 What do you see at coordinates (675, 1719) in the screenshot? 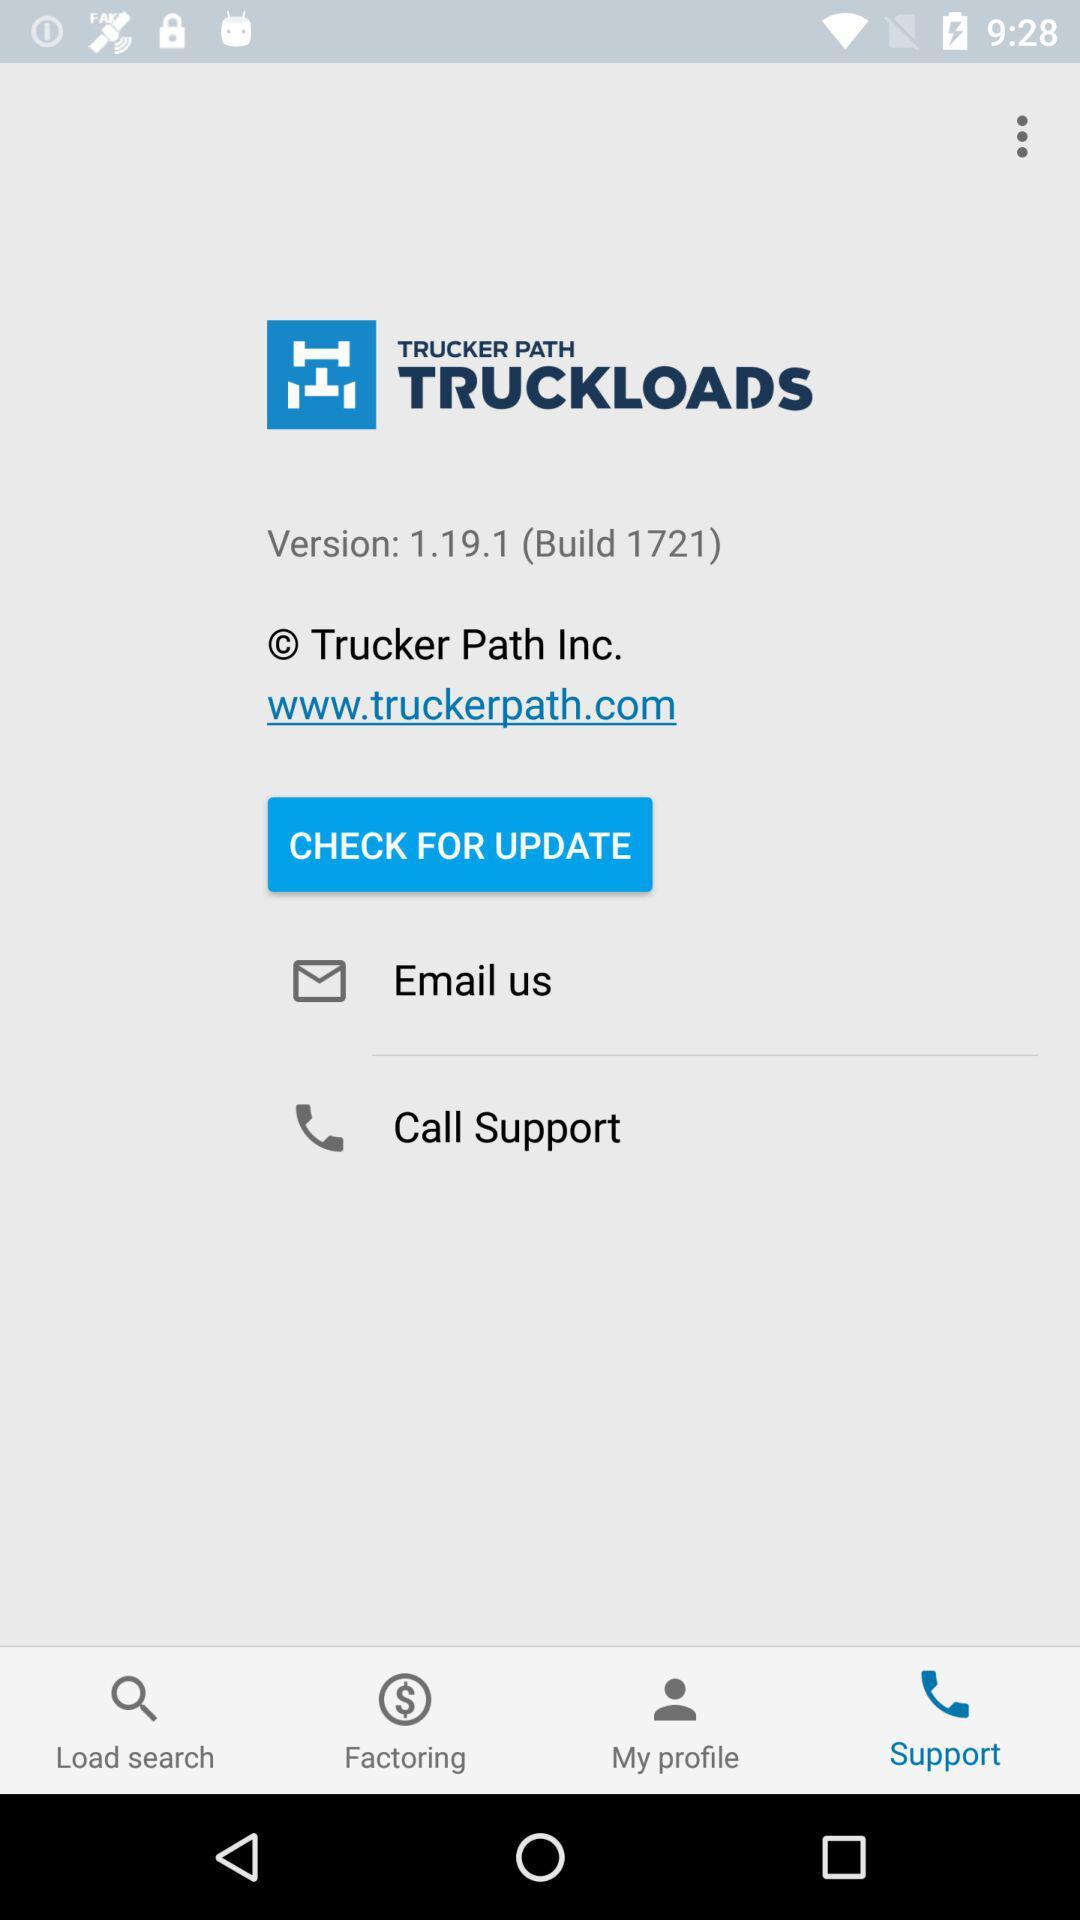
I see `the icon next to the support icon` at bounding box center [675, 1719].